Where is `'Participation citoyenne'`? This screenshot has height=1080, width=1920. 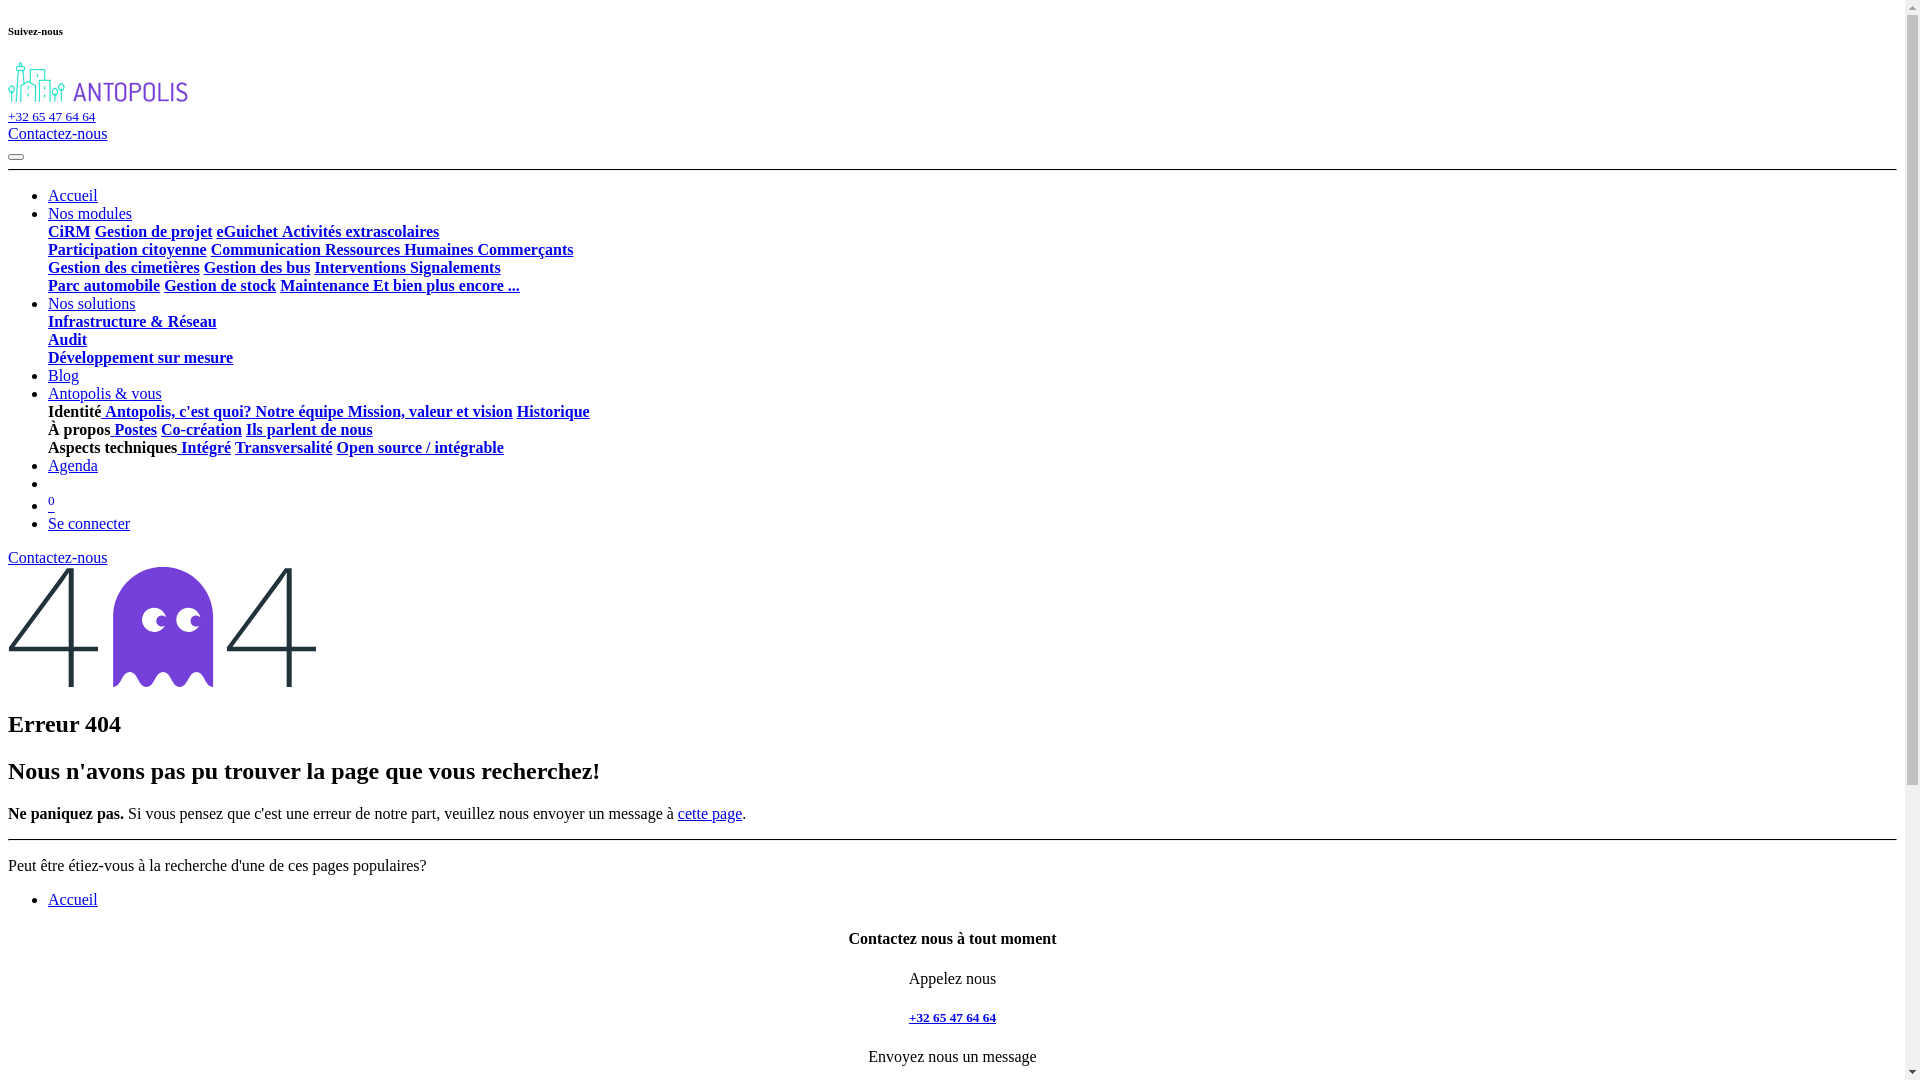 'Participation citoyenne' is located at coordinates (126, 248).